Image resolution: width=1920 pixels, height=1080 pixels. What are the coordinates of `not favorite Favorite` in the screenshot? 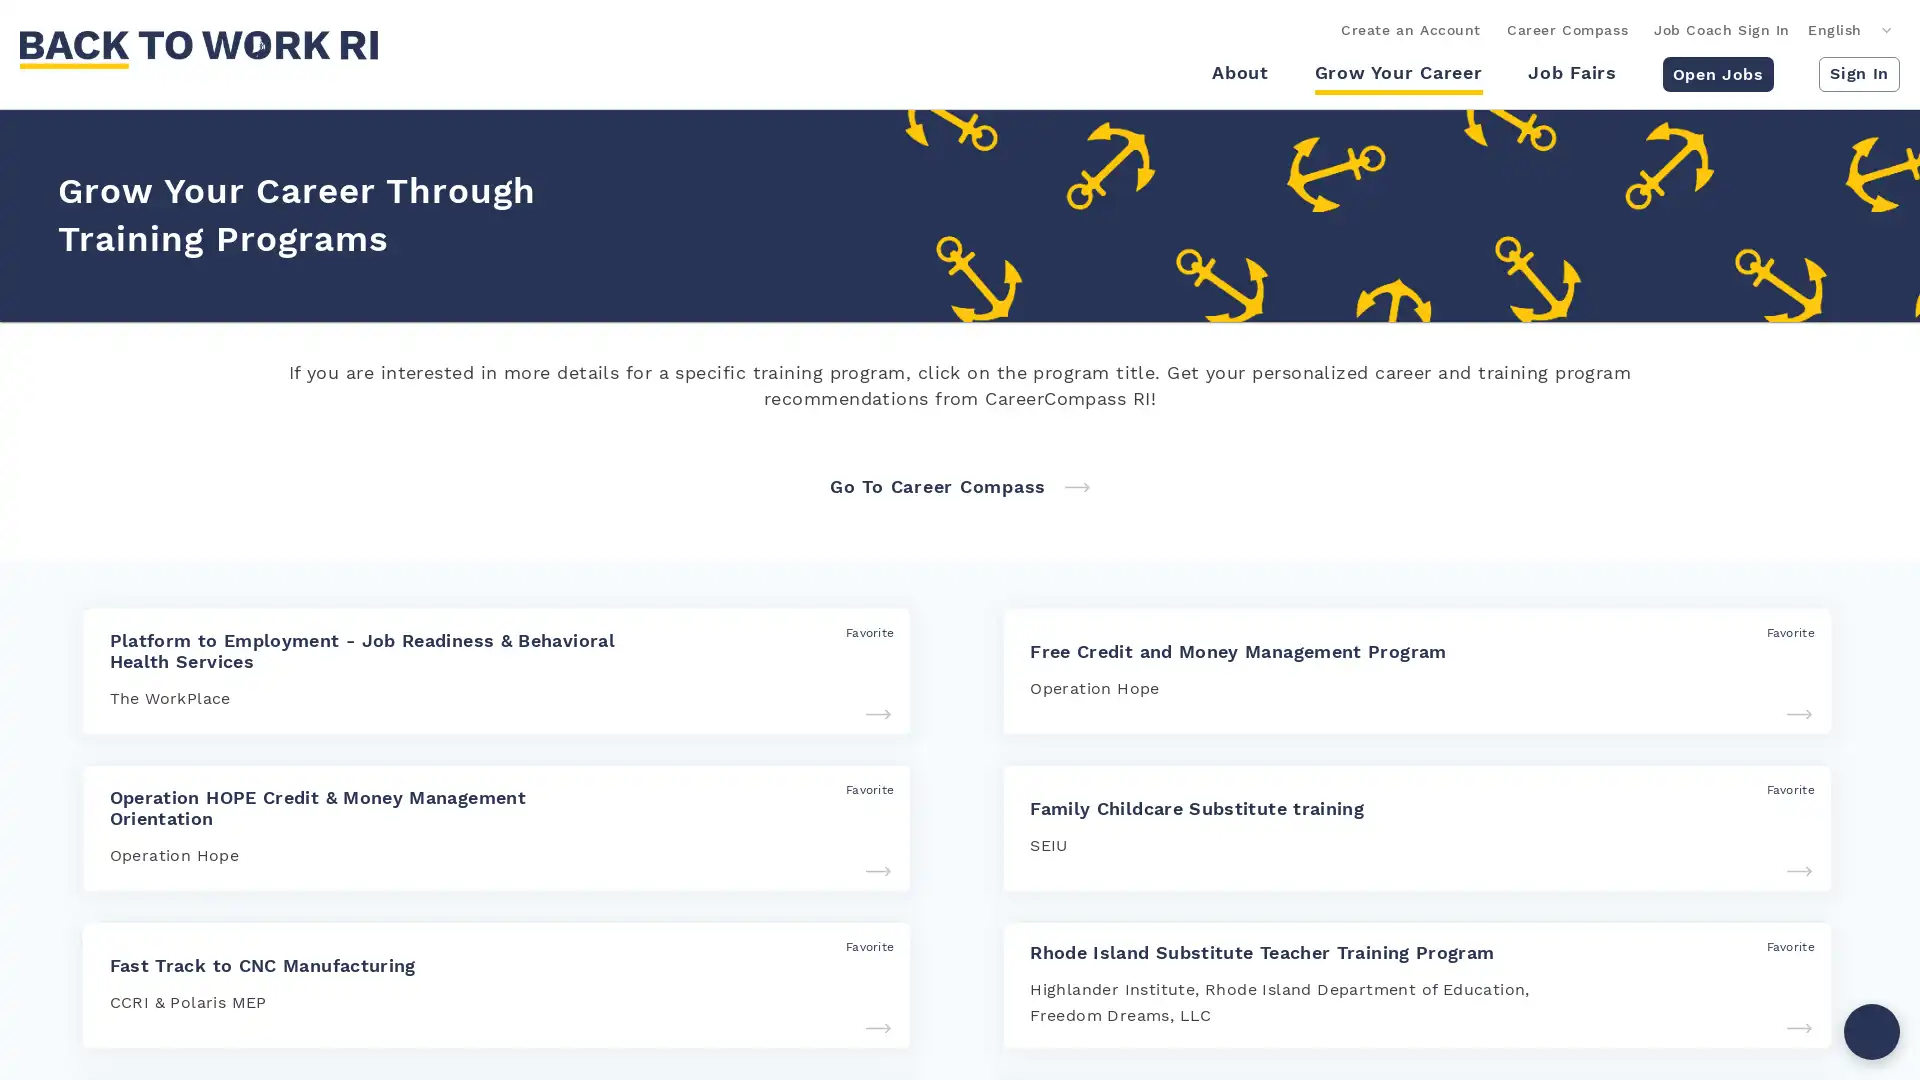 It's located at (1779, 788).